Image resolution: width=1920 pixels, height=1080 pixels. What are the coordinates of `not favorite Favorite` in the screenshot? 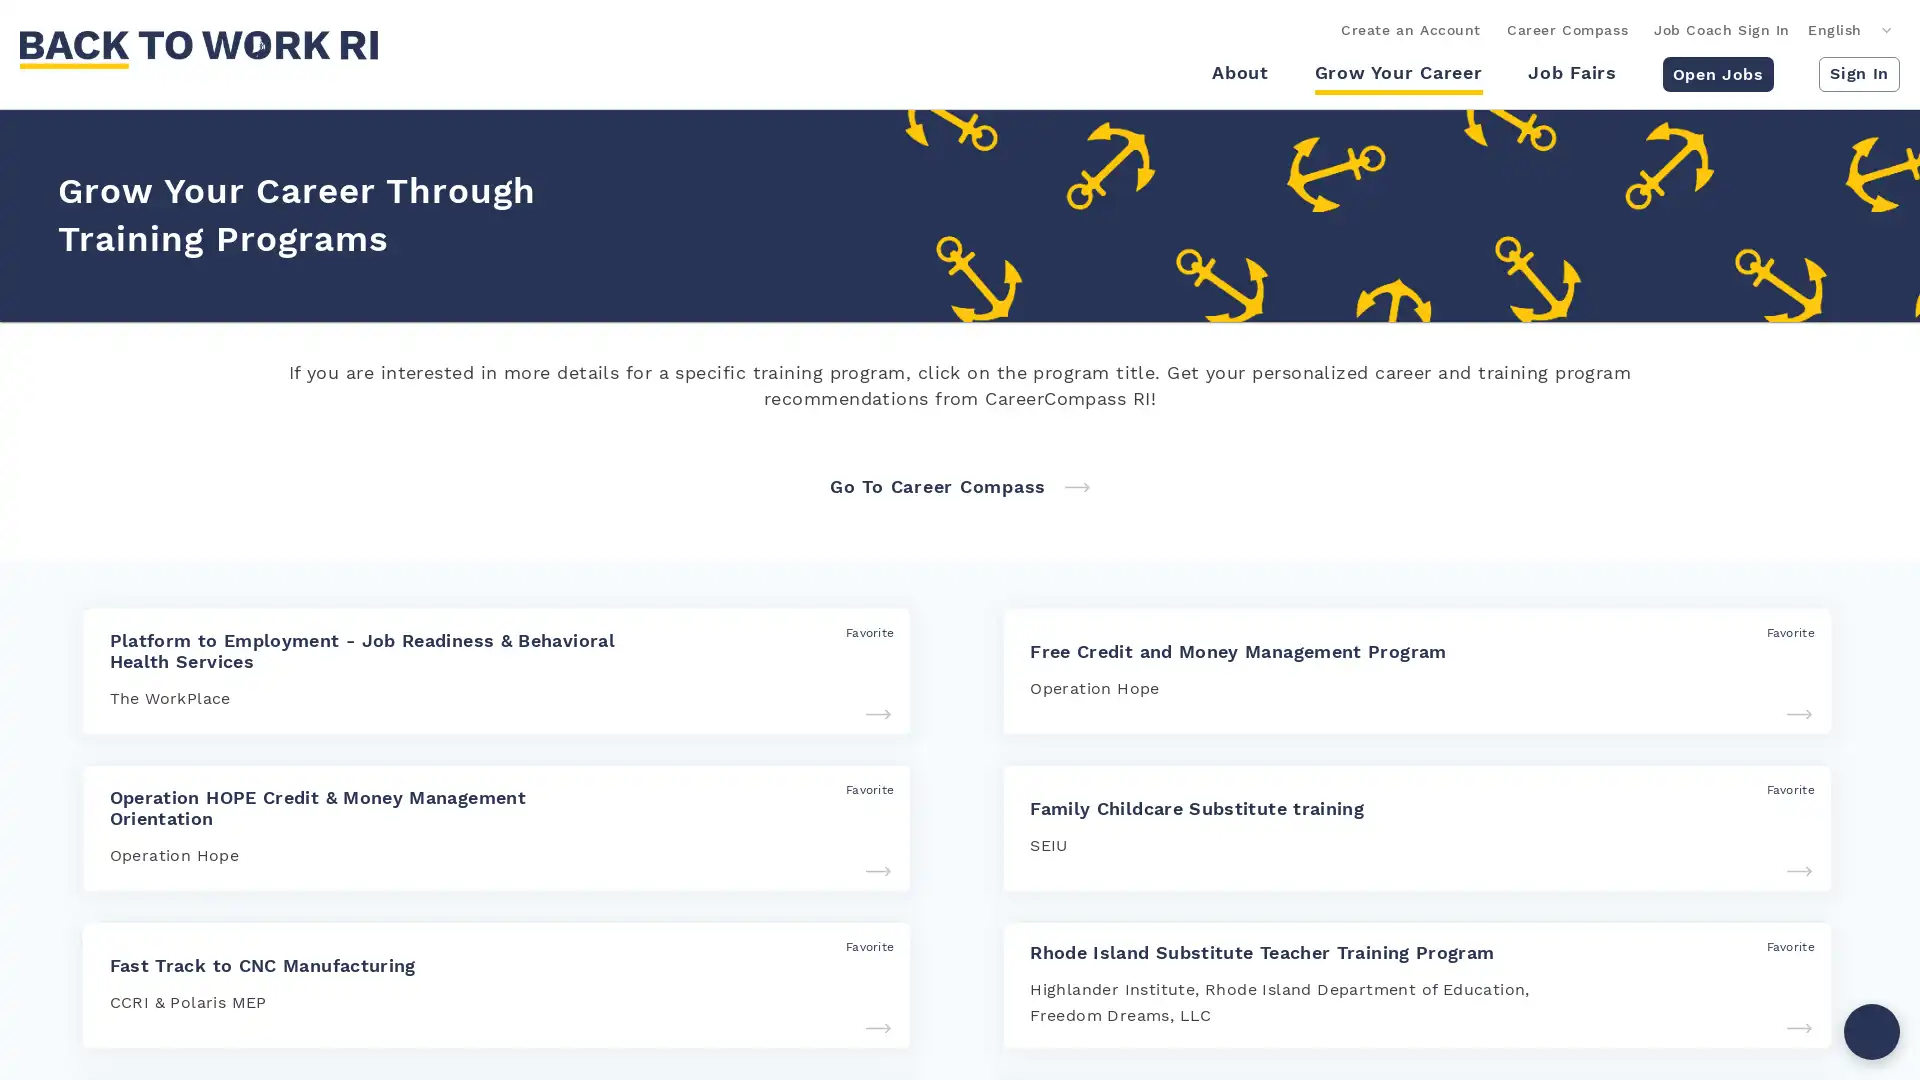 It's located at (1779, 788).